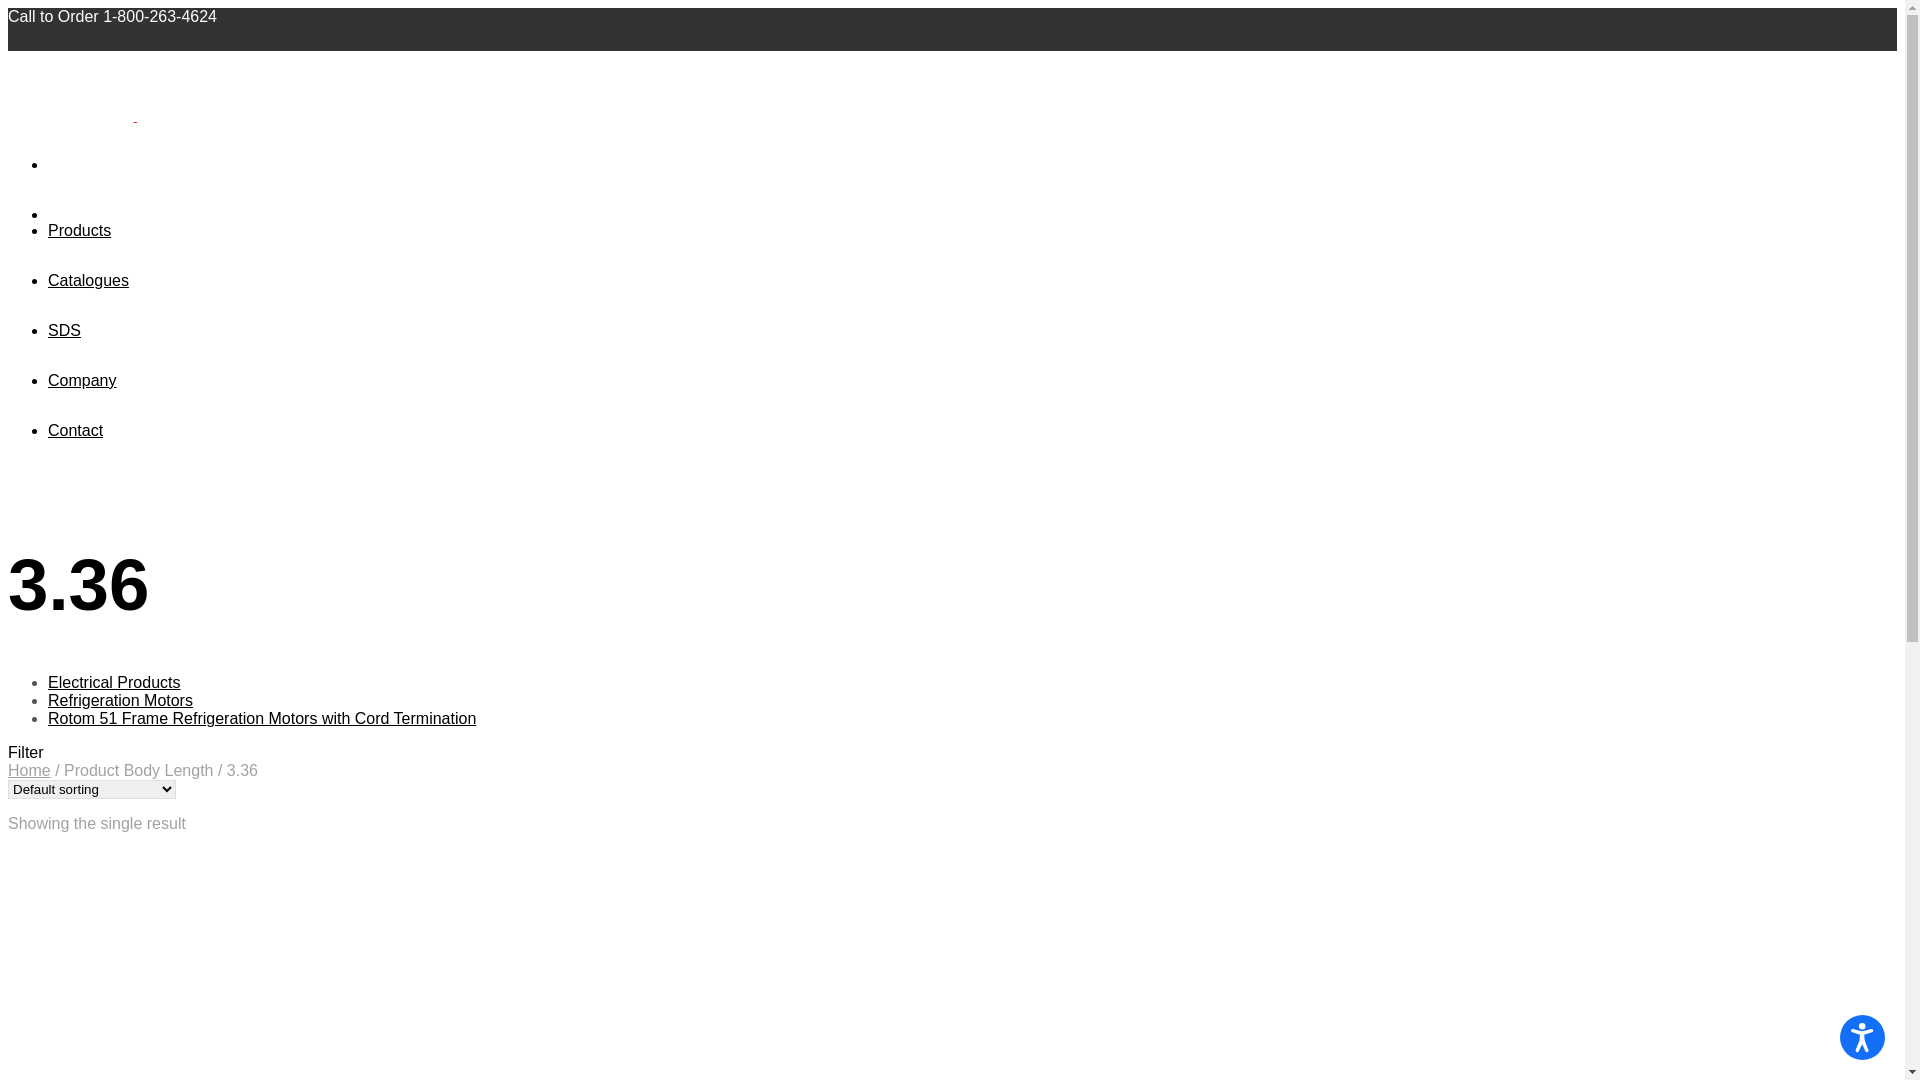  What do you see at coordinates (87, 280) in the screenshot?
I see `'Catalogues'` at bounding box center [87, 280].